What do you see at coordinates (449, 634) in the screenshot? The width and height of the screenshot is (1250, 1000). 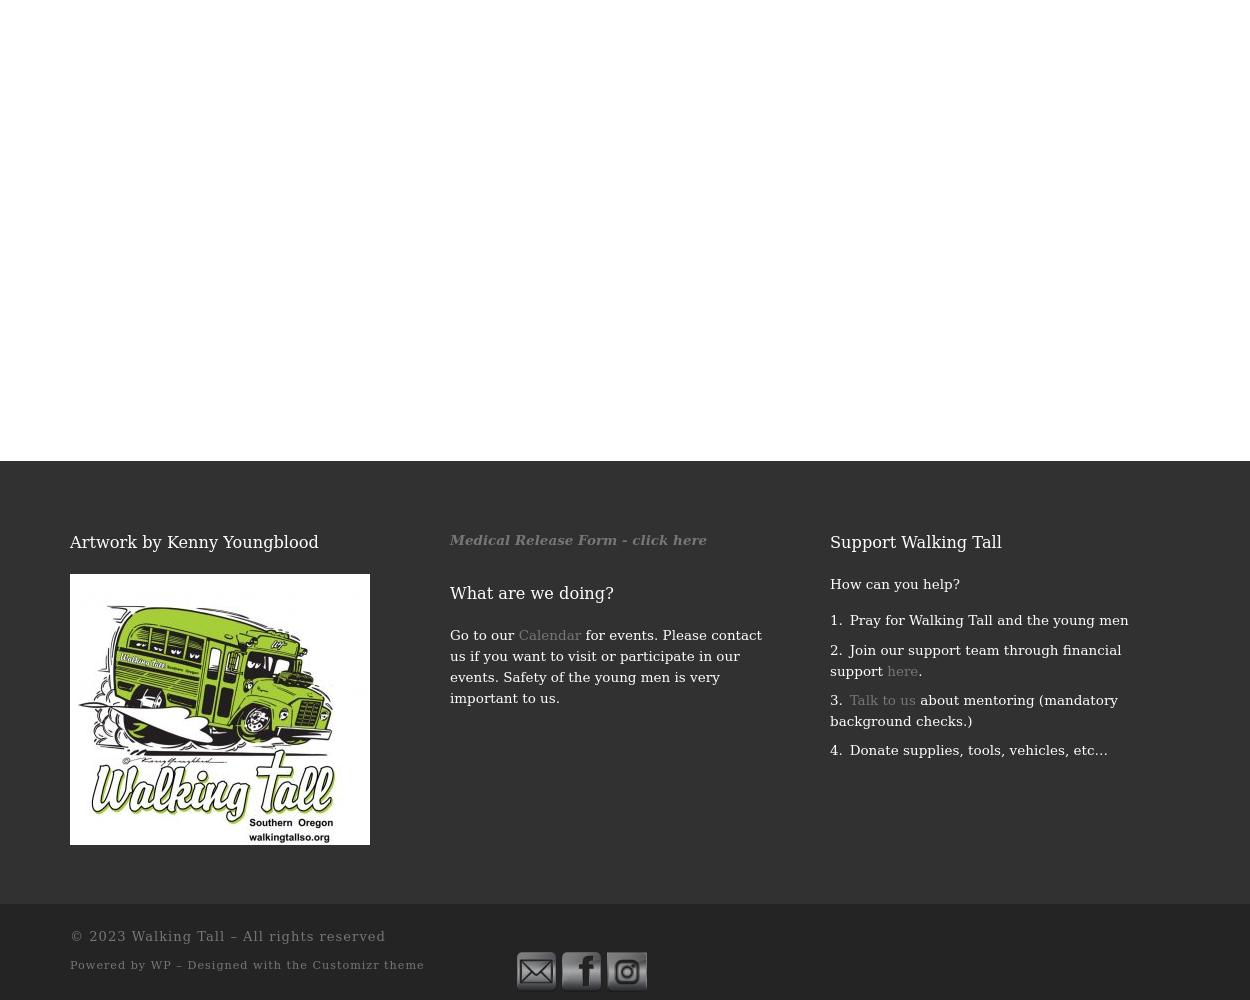 I see `'Go to our'` at bounding box center [449, 634].